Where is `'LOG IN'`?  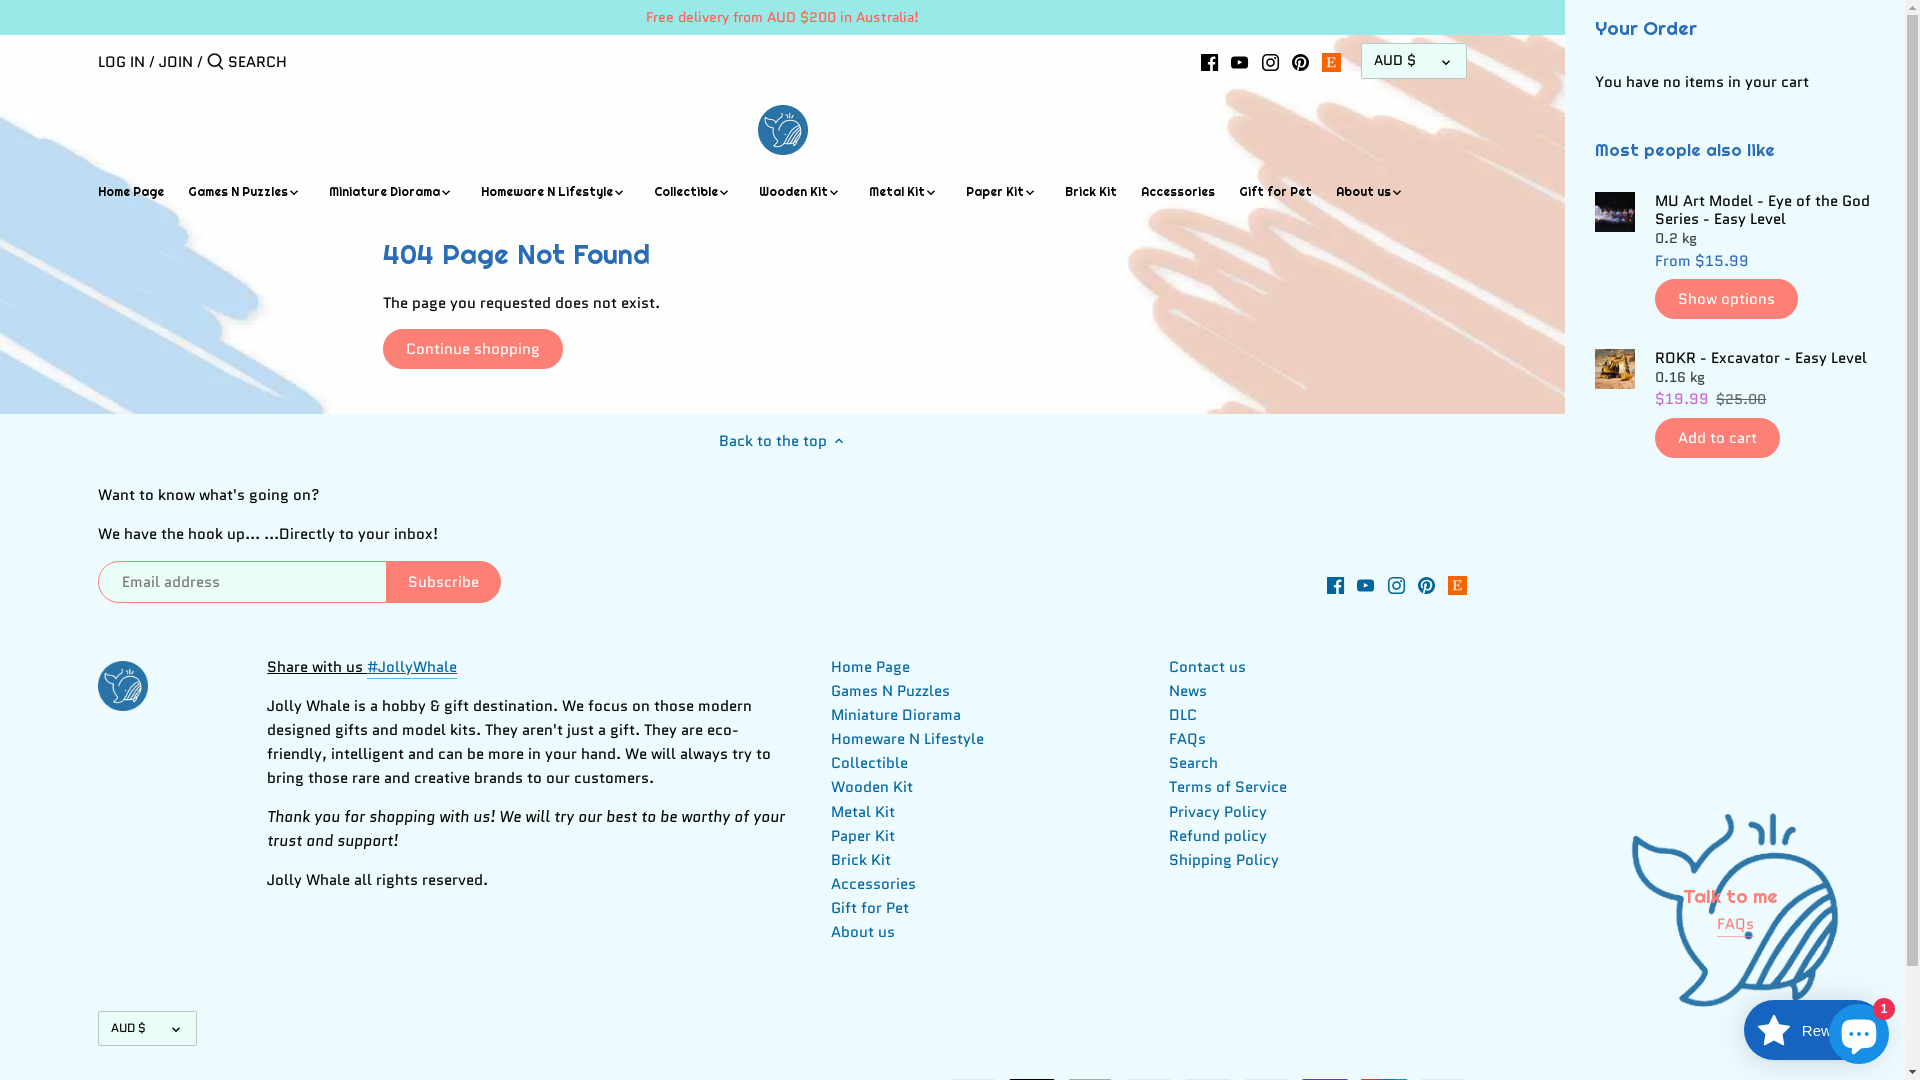
'LOG IN' is located at coordinates (120, 60).